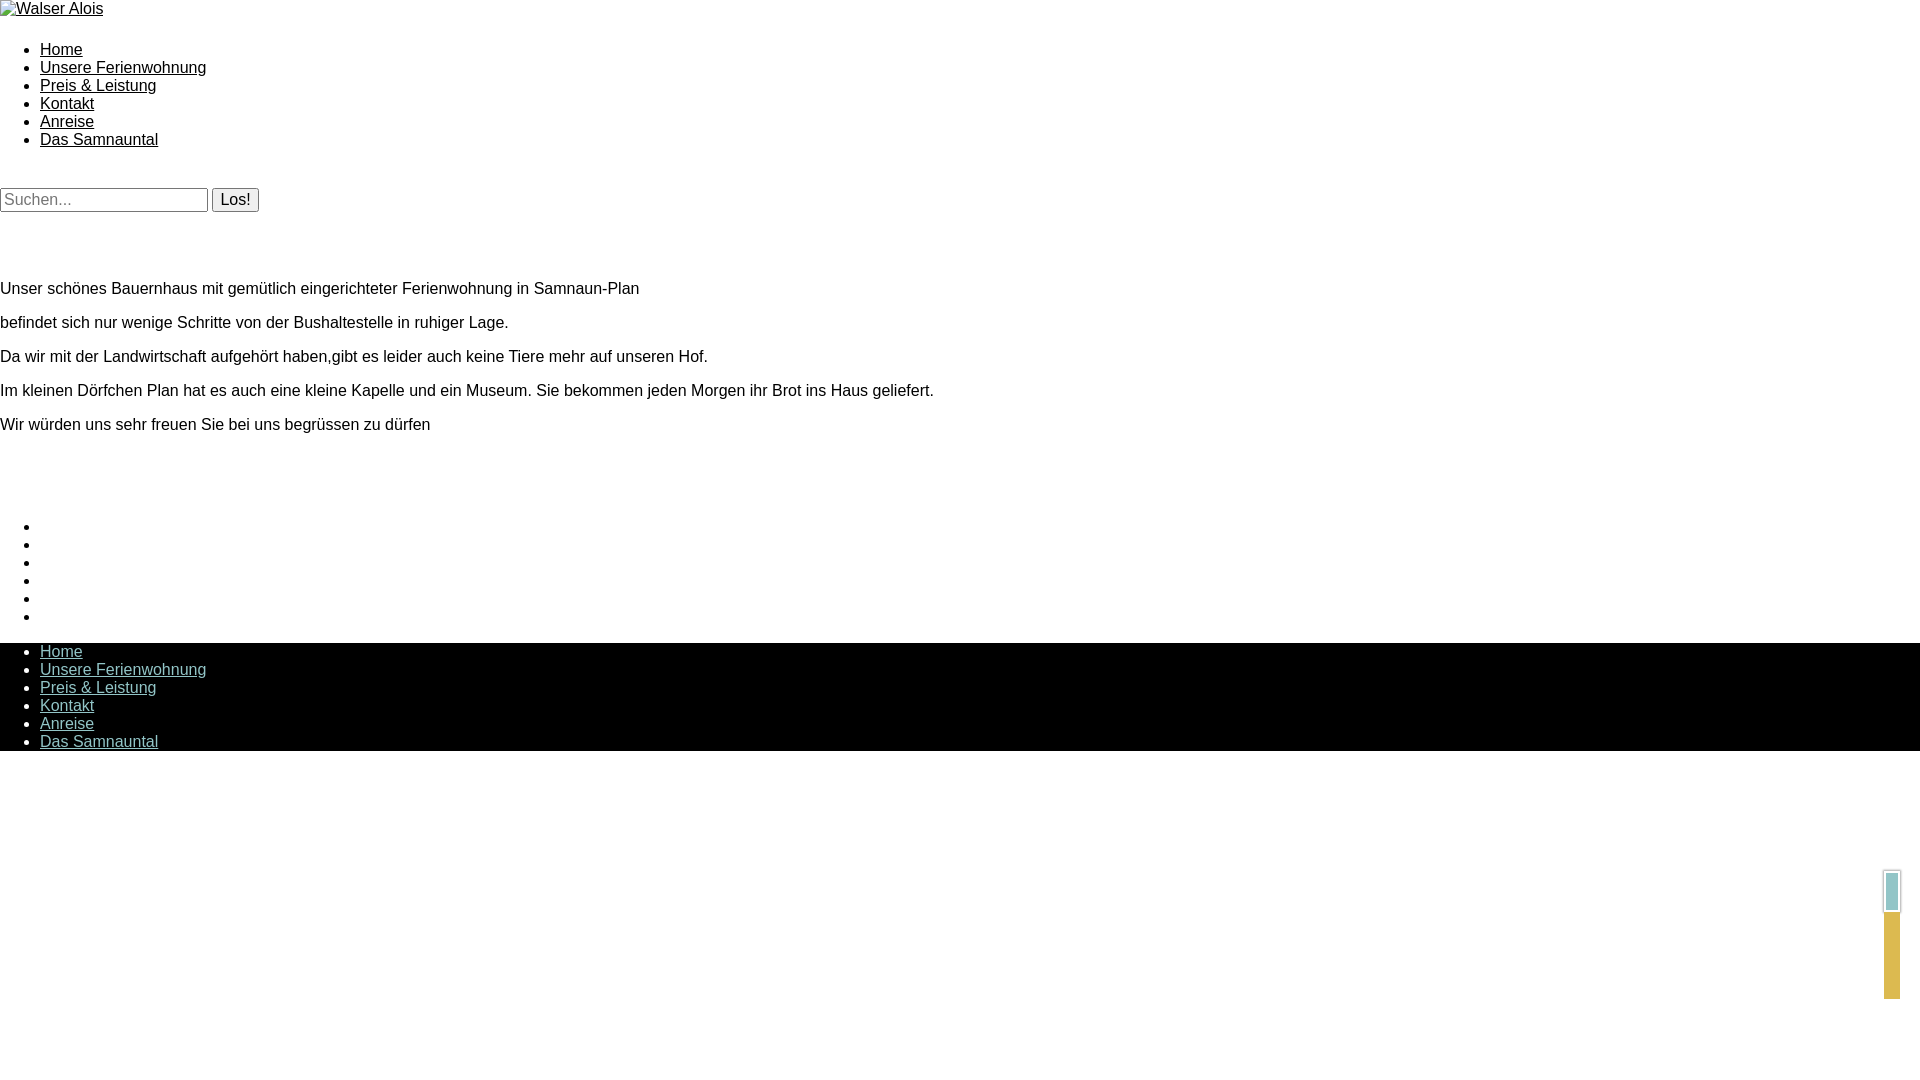  What do you see at coordinates (67, 103) in the screenshot?
I see `'Kontakt'` at bounding box center [67, 103].